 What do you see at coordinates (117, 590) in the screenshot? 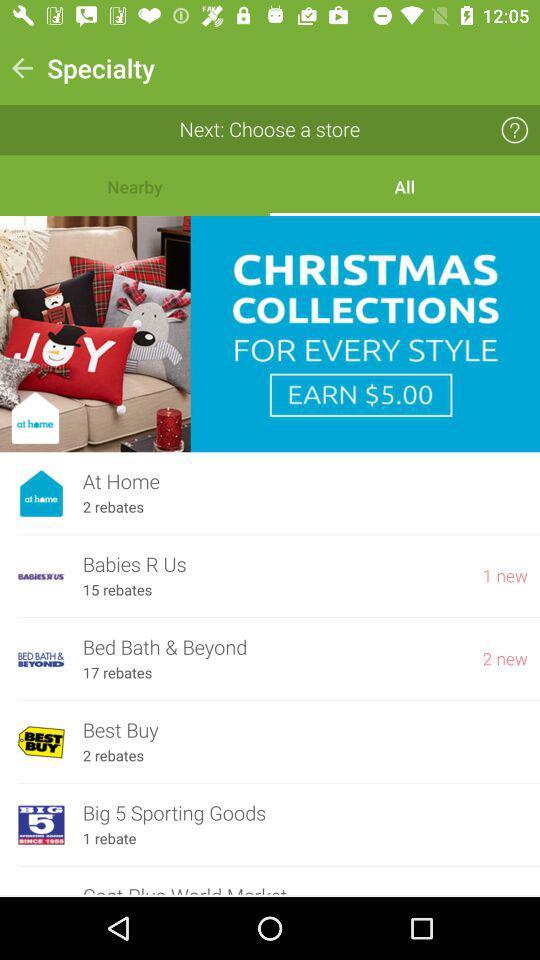
I see `icon below the babies r us item` at bounding box center [117, 590].